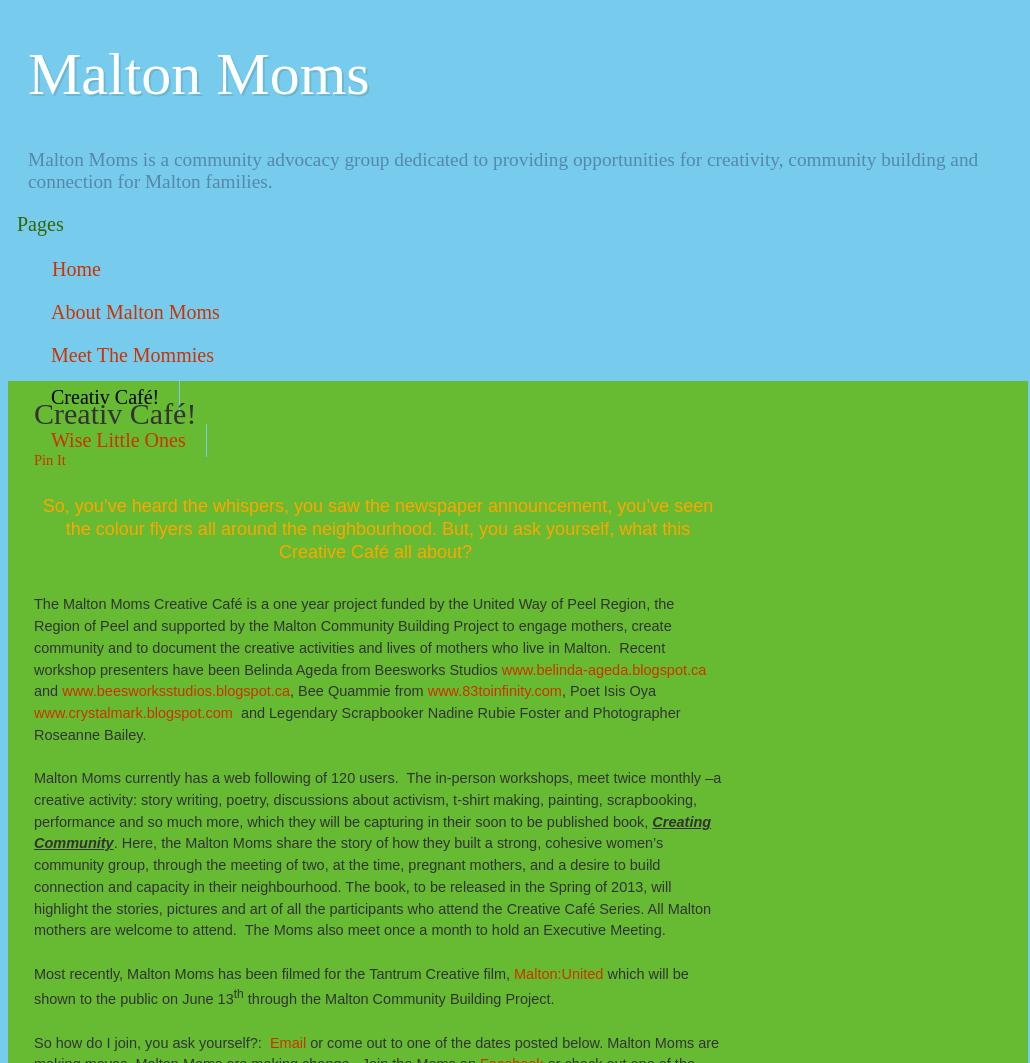 The image size is (1030, 1063). I want to click on 'th', so click(238, 993).